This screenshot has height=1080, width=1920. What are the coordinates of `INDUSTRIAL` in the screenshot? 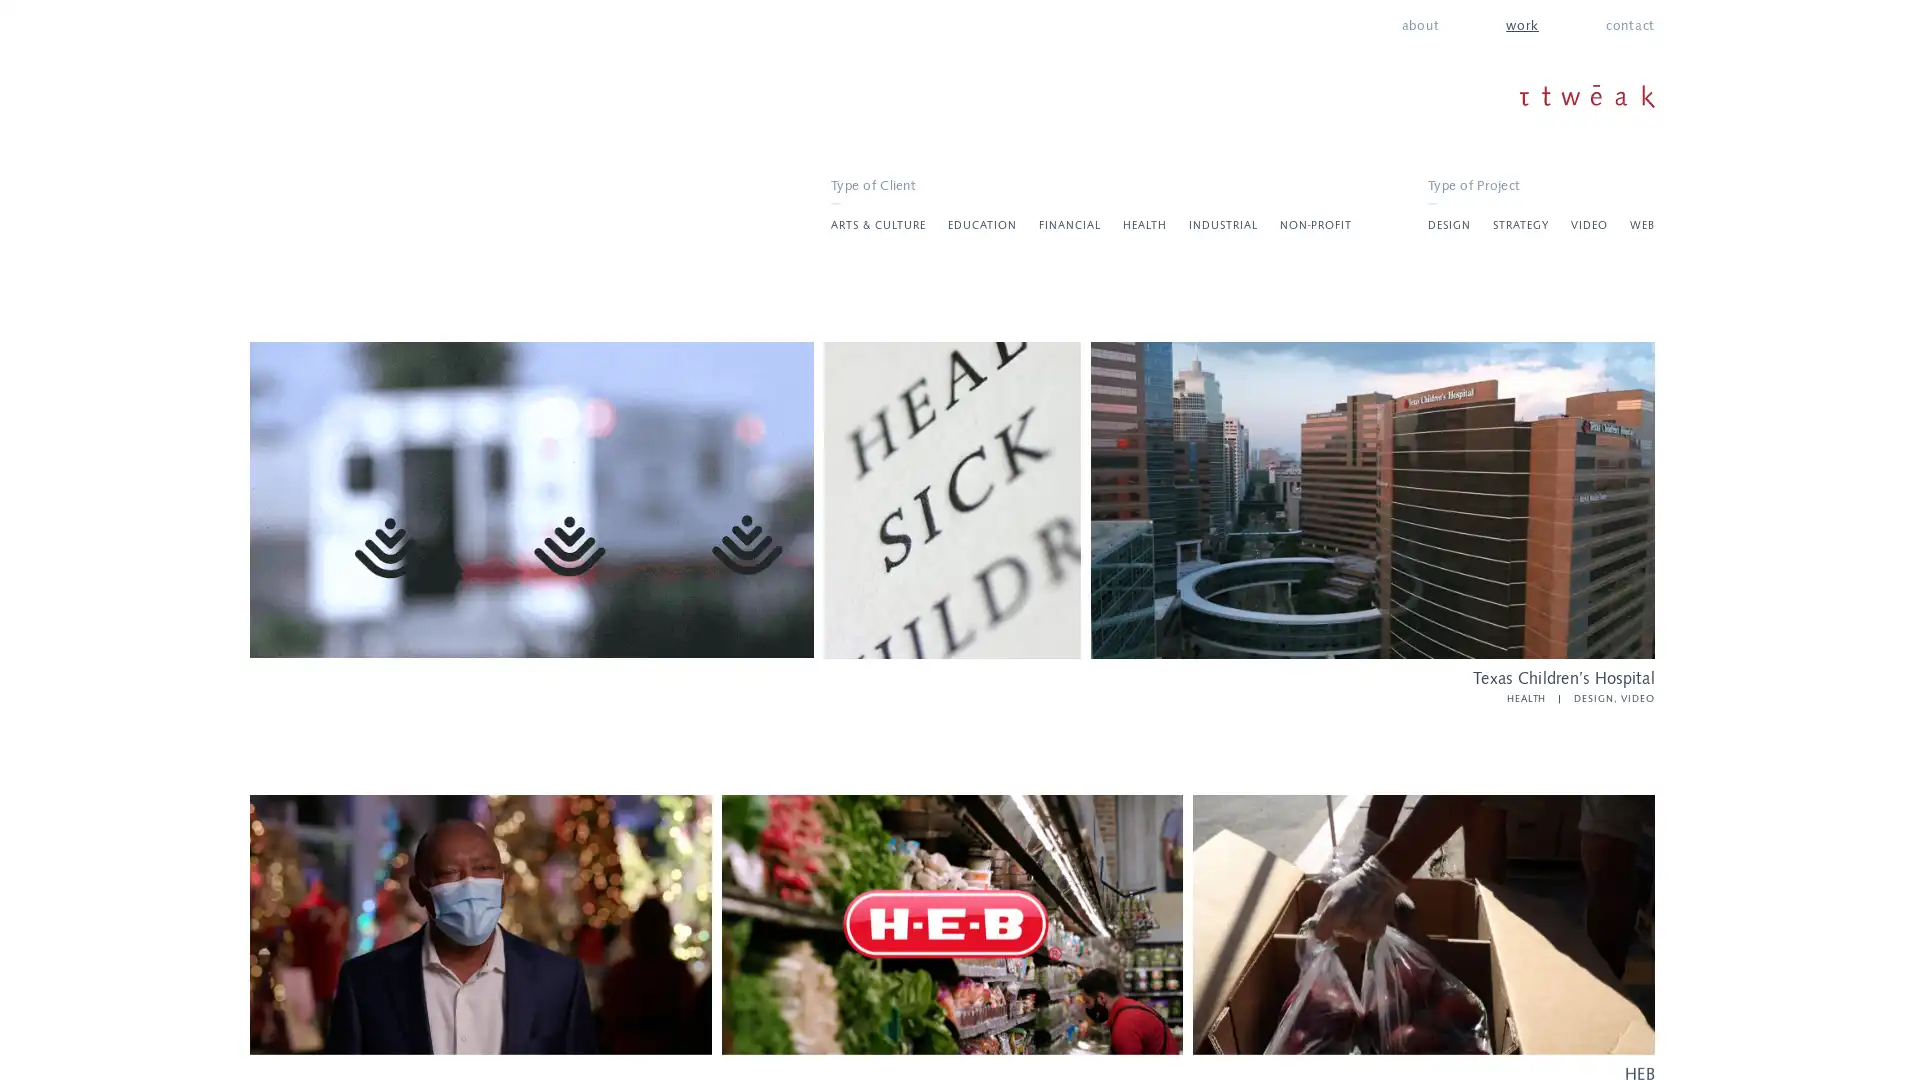 It's located at (1222, 225).